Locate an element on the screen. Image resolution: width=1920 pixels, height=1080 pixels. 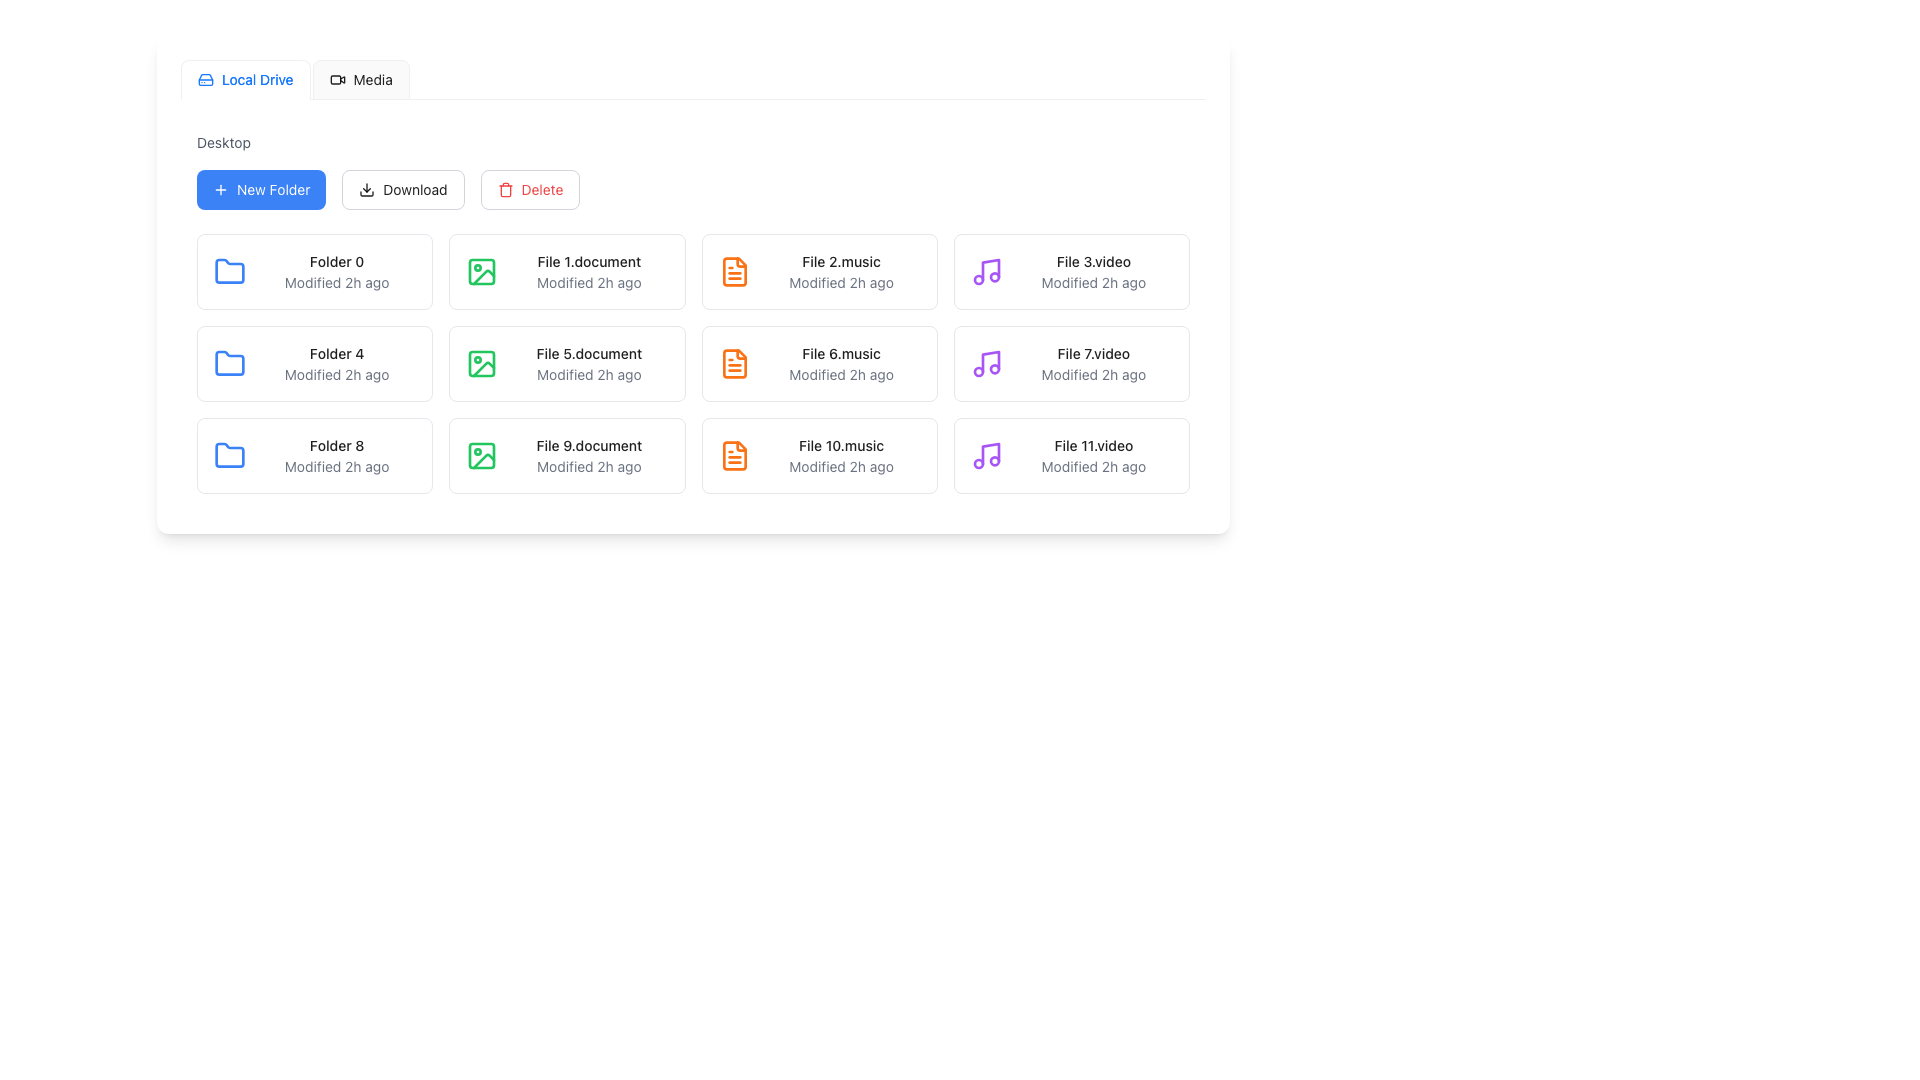
the text label displaying 'Modified 2h ago', which is styled in gray and appears below the primary file name 'File 7.video' is located at coordinates (1092, 374).